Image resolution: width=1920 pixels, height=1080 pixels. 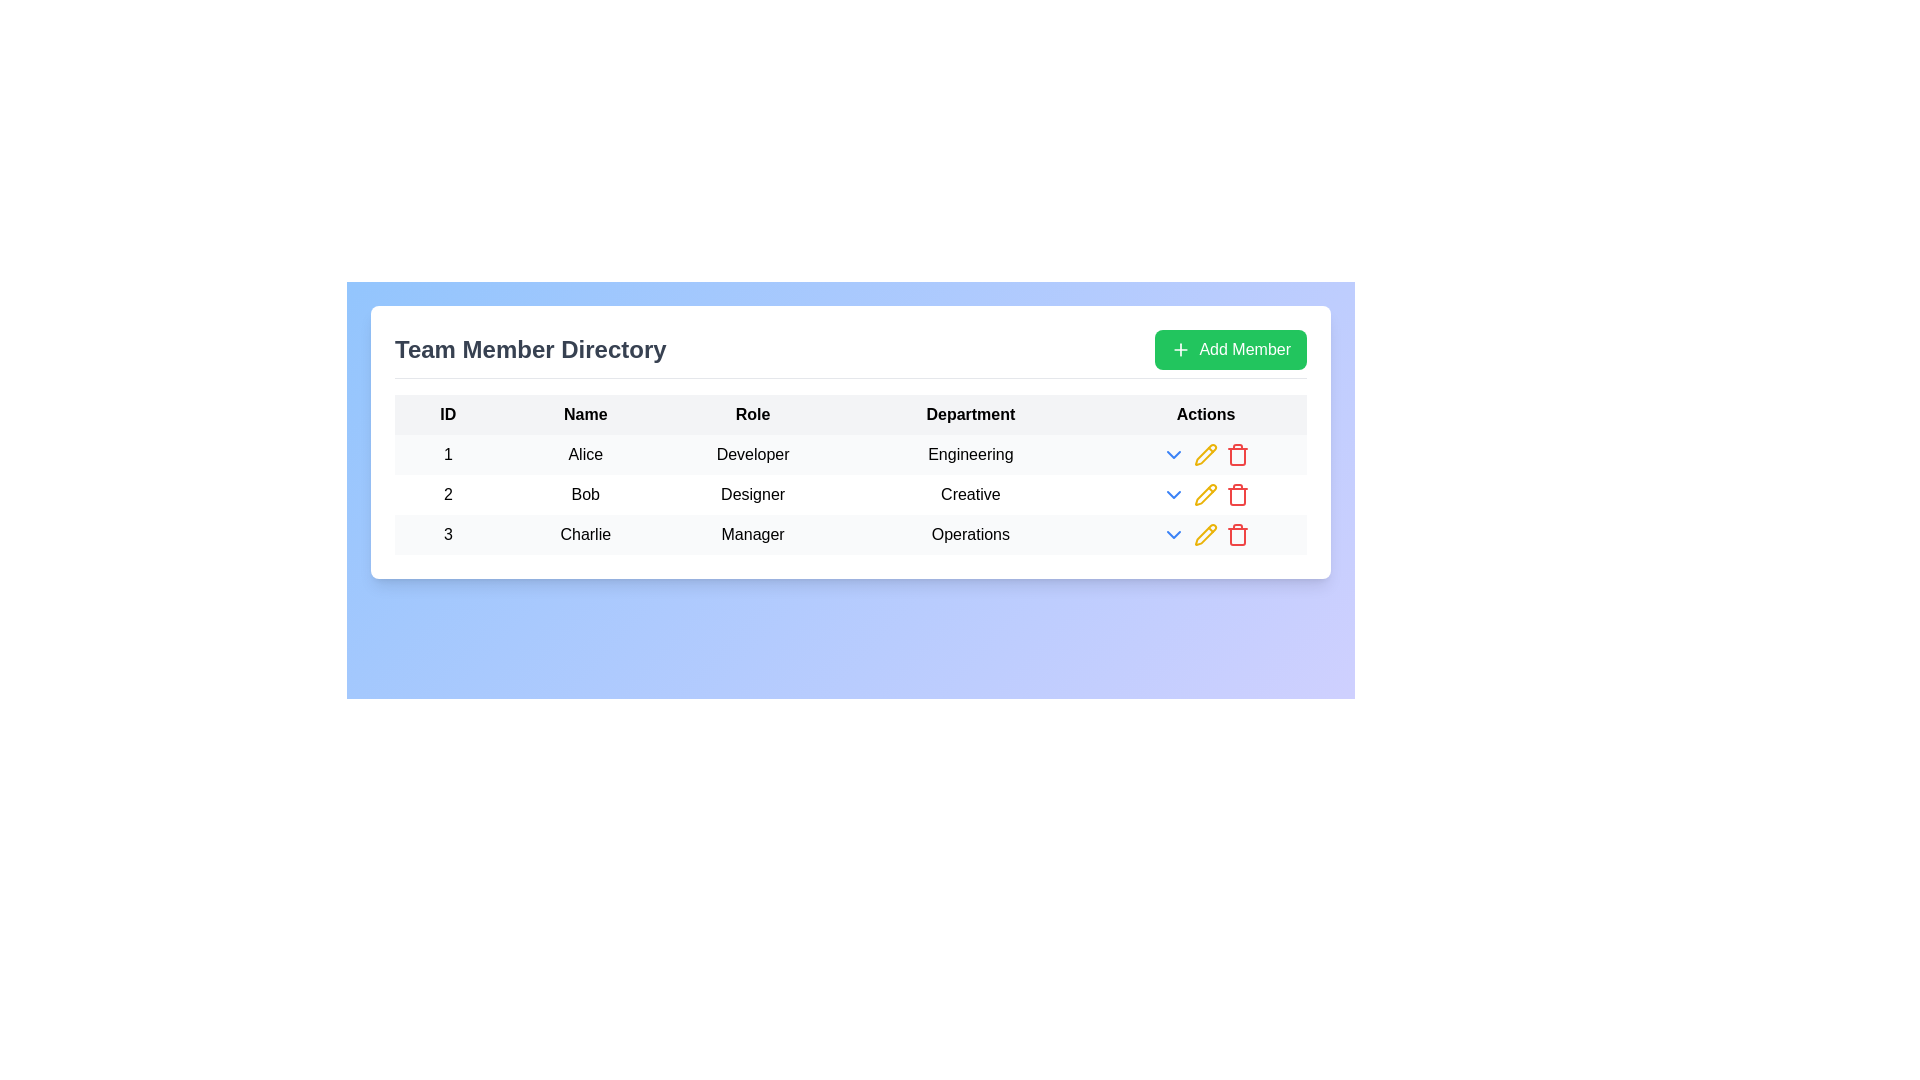 What do you see at coordinates (850, 494) in the screenshot?
I see `the second row in the table containing data entries for ID '2', Name 'Bob', Role 'Designer', and Department 'Creative'` at bounding box center [850, 494].